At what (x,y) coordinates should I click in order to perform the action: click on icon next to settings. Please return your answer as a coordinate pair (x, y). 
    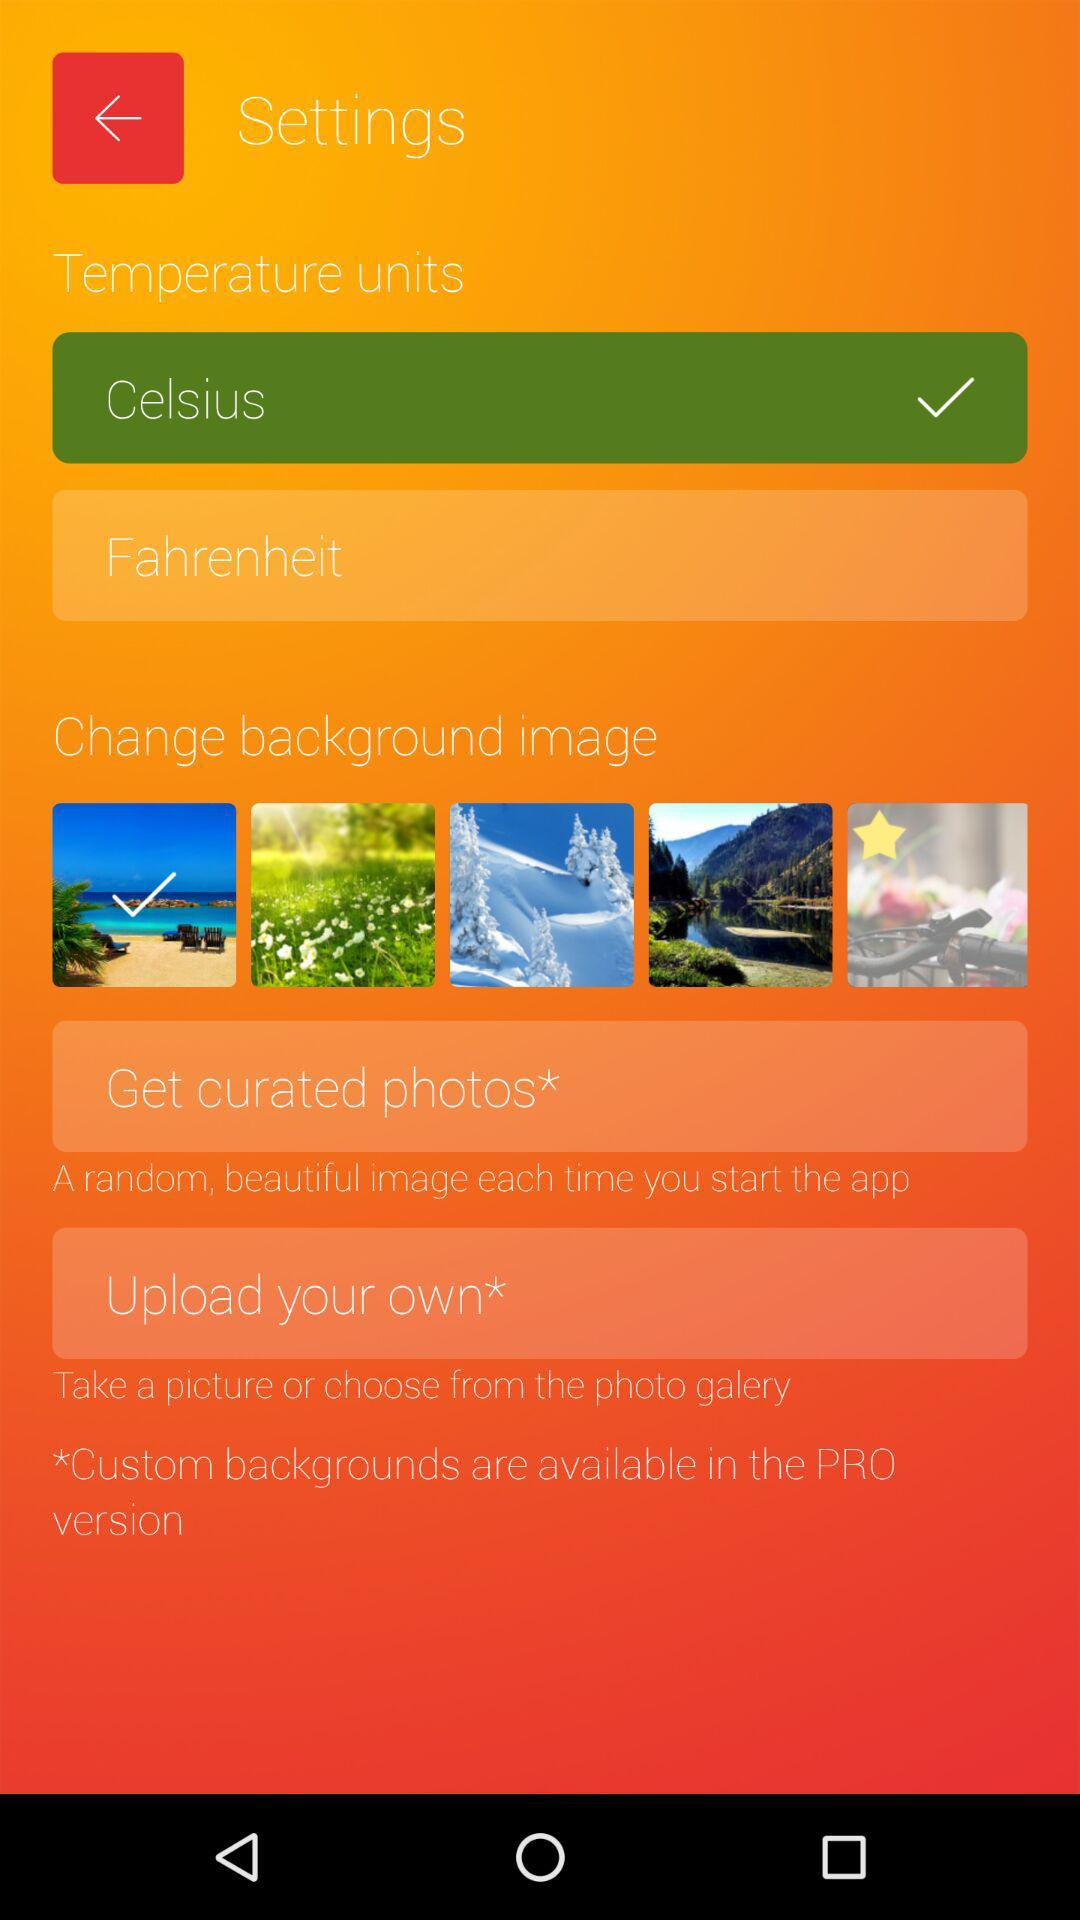
    Looking at the image, I should click on (118, 117).